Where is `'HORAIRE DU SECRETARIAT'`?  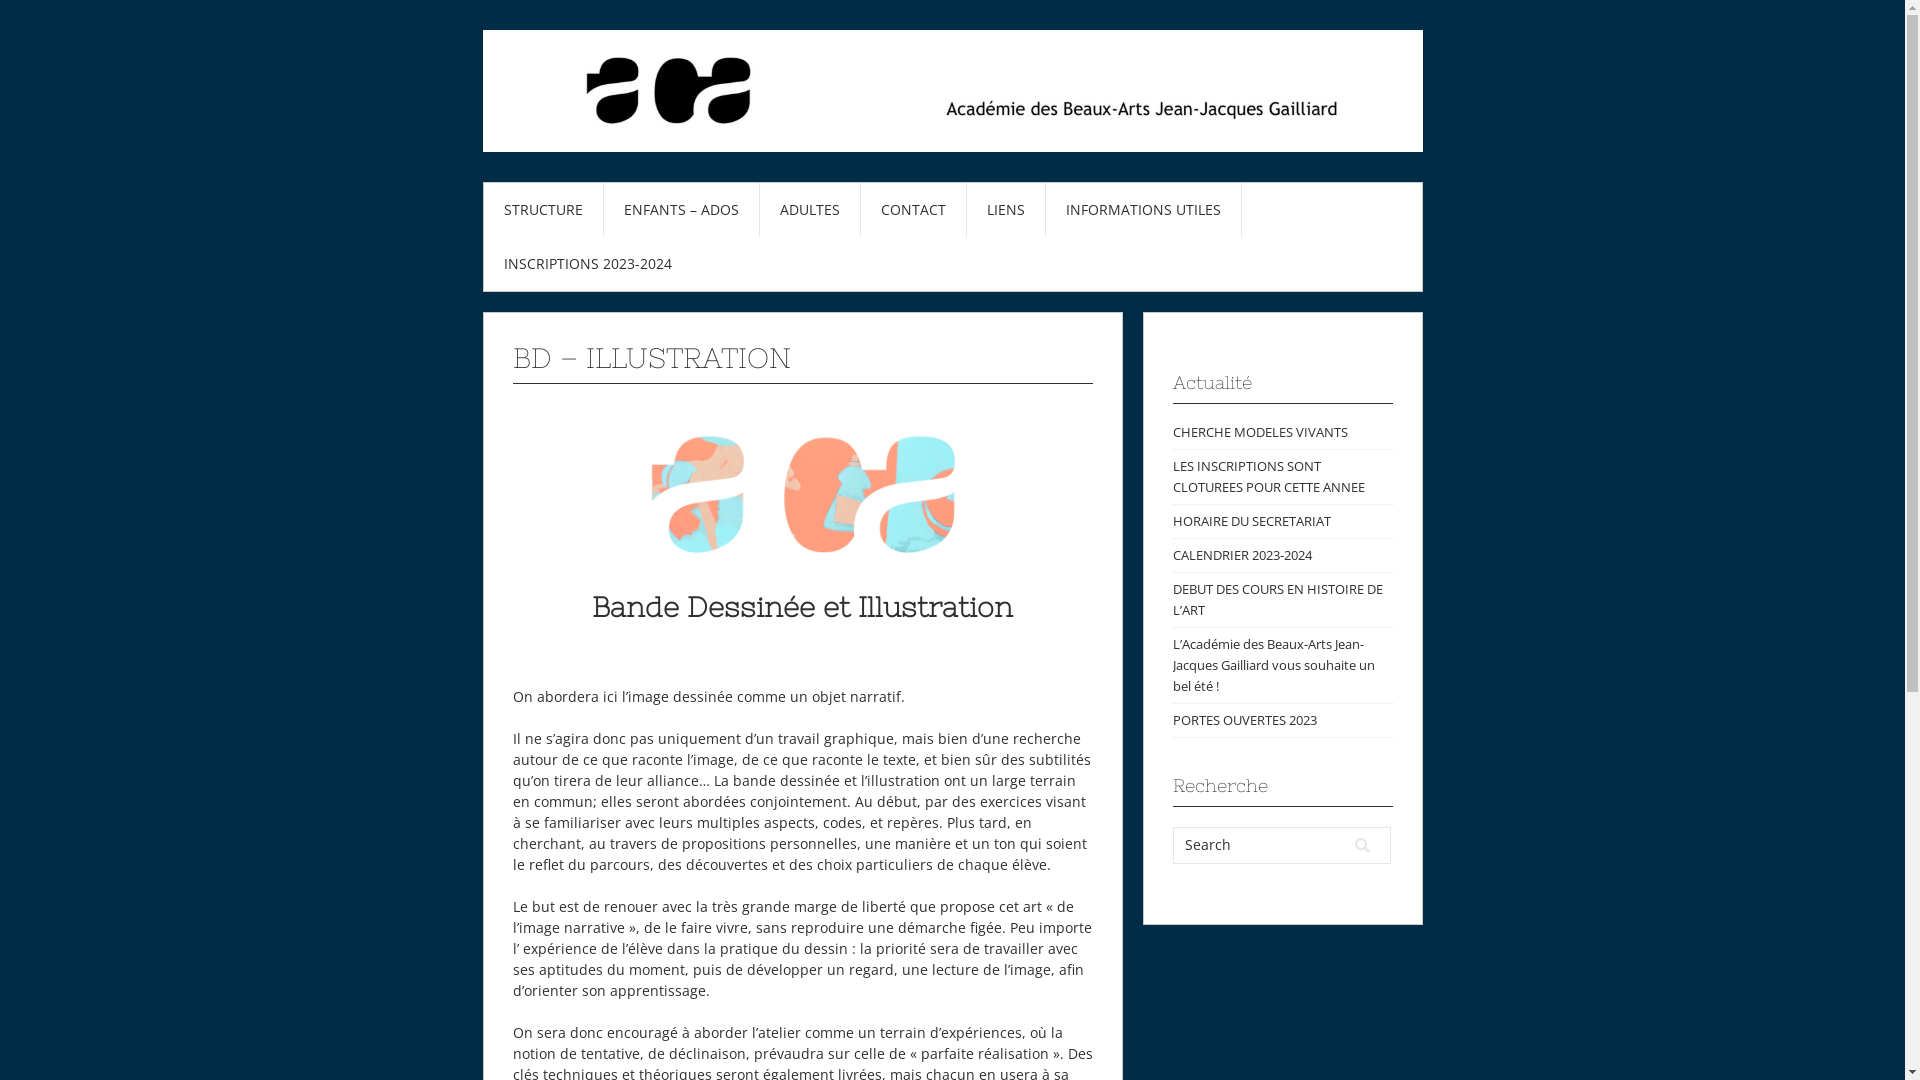
'HORAIRE DU SECRETARIAT' is located at coordinates (1250, 519).